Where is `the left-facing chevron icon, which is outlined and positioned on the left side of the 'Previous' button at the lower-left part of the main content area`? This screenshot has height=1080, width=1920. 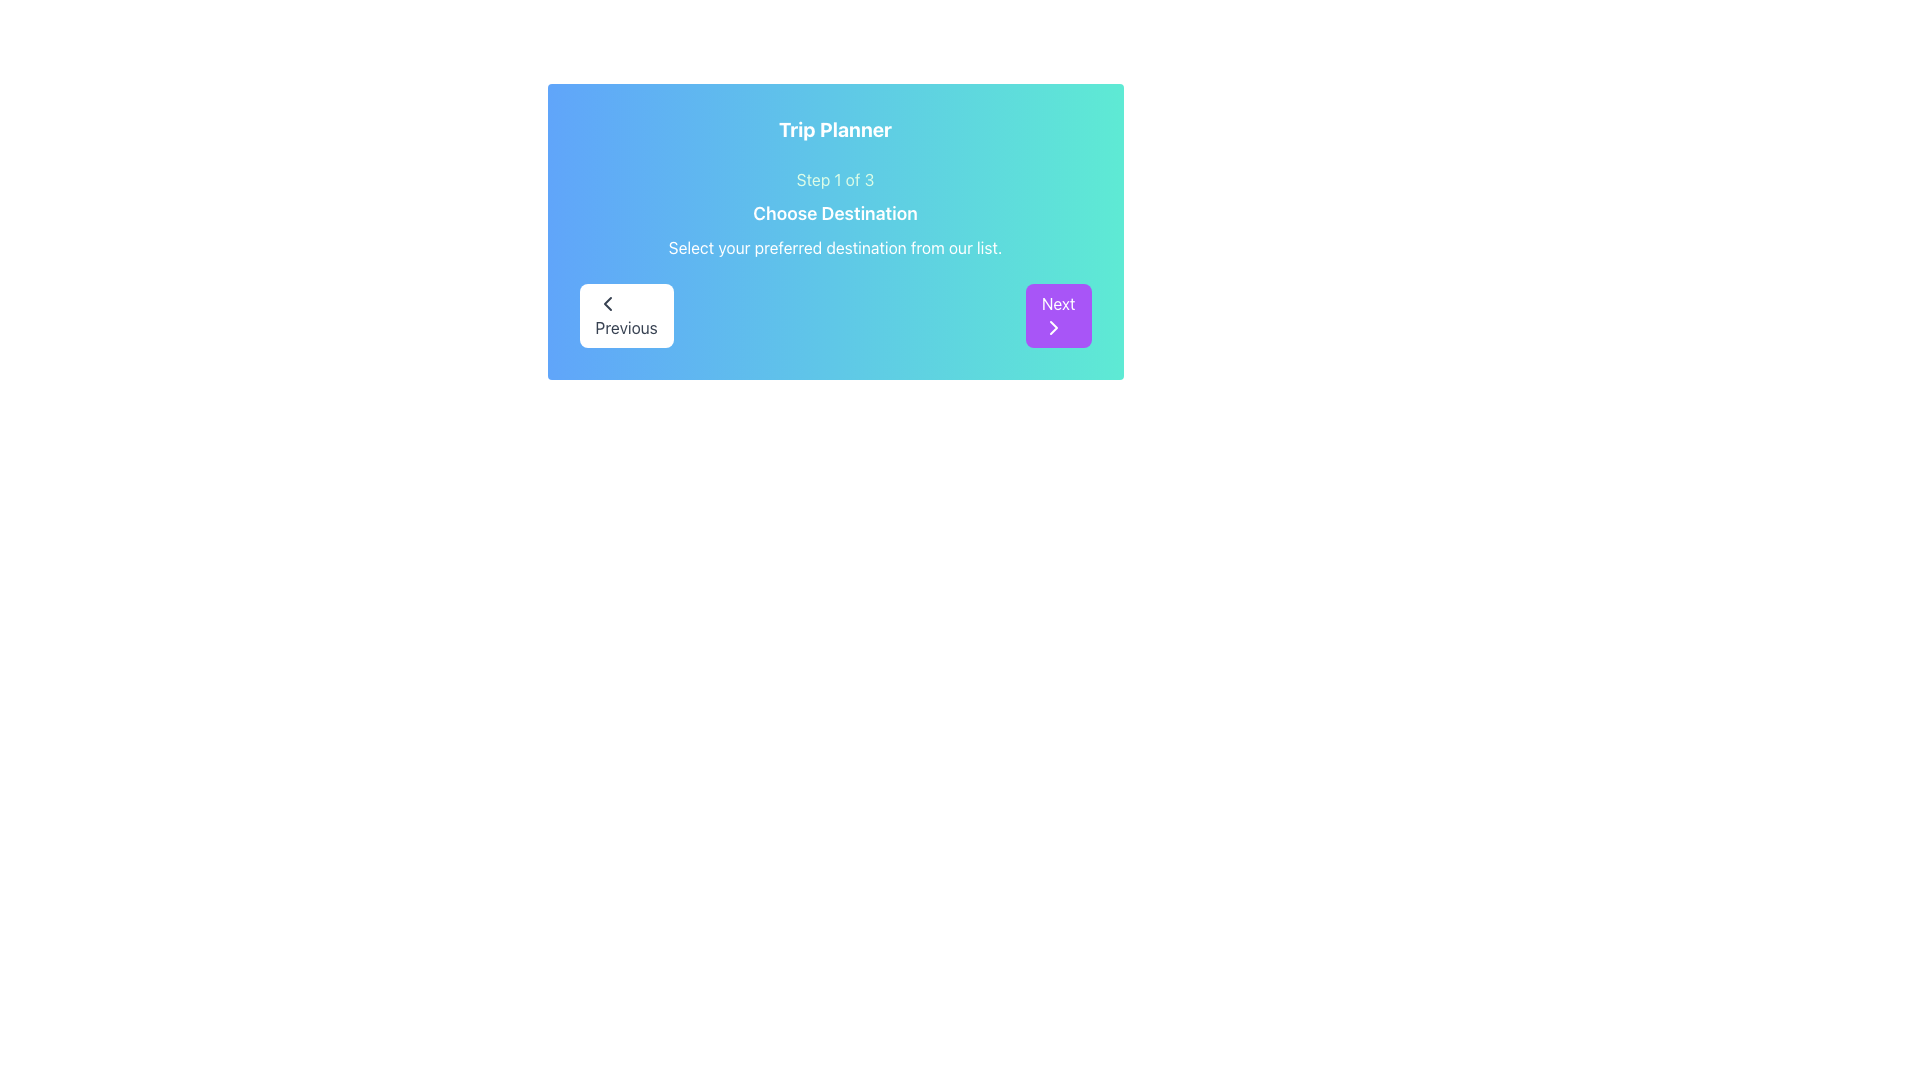
the left-facing chevron icon, which is outlined and positioned on the left side of the 'Previous' button at the lower-left part of the main content area is located at coordinates (606, 304).